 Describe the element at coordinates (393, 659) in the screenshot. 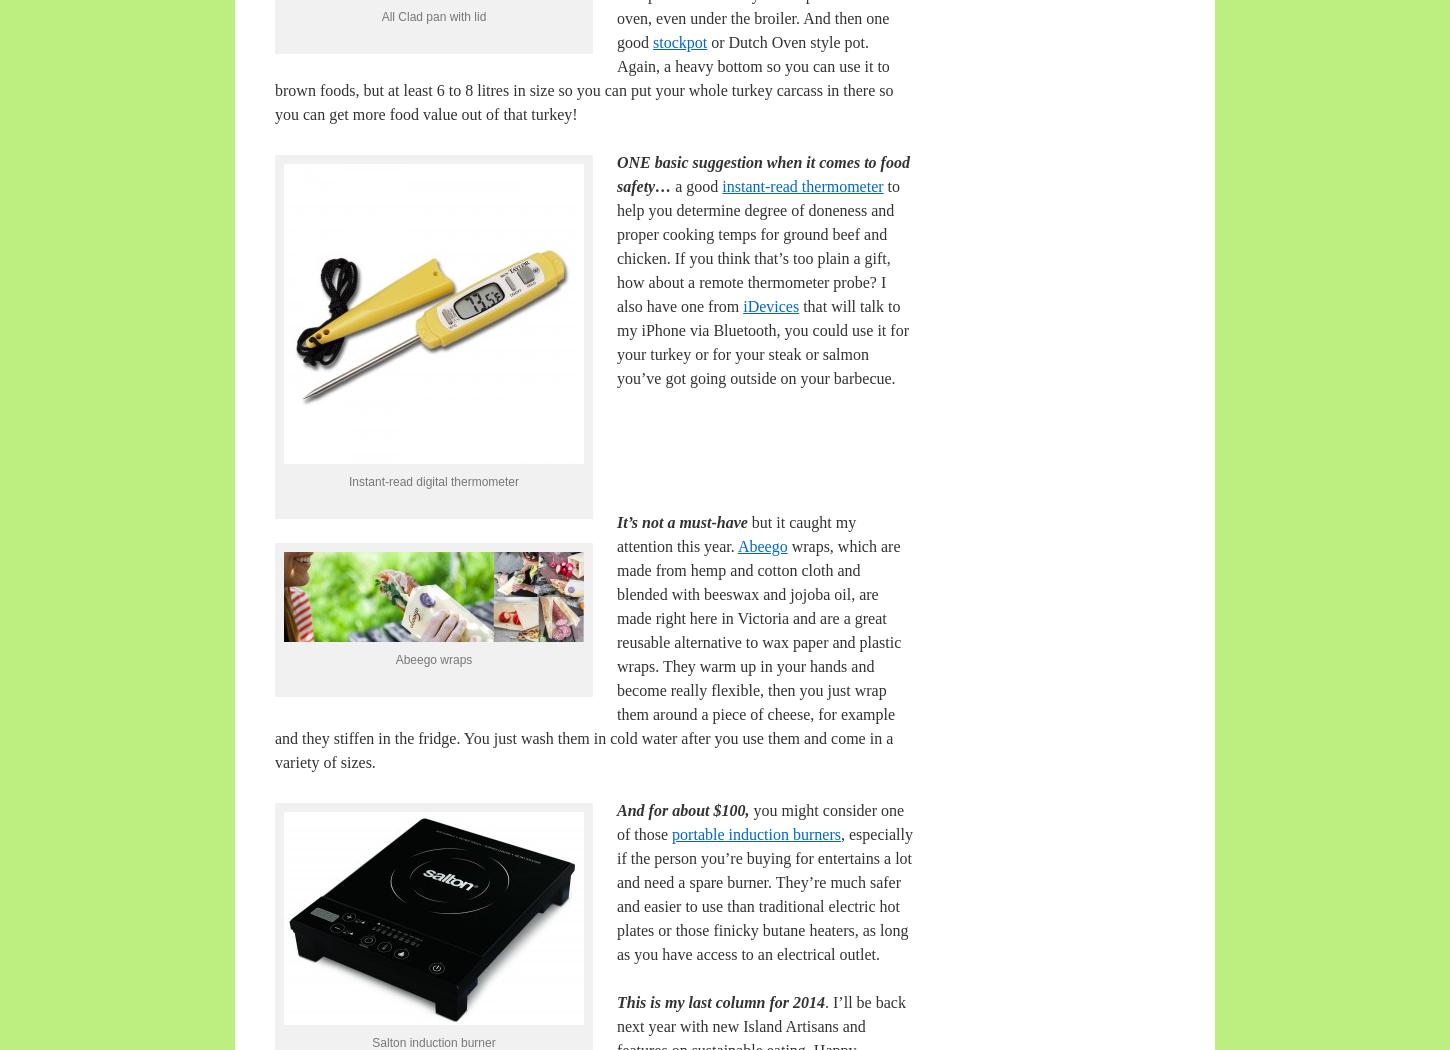

I see `'Abeego wraps'` at that location.